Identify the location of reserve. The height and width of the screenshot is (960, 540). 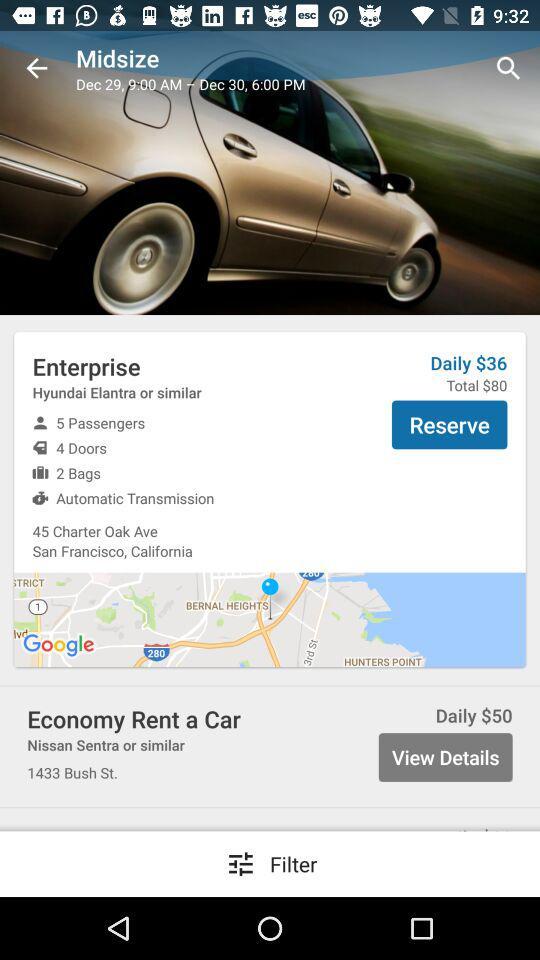
(449, 424).